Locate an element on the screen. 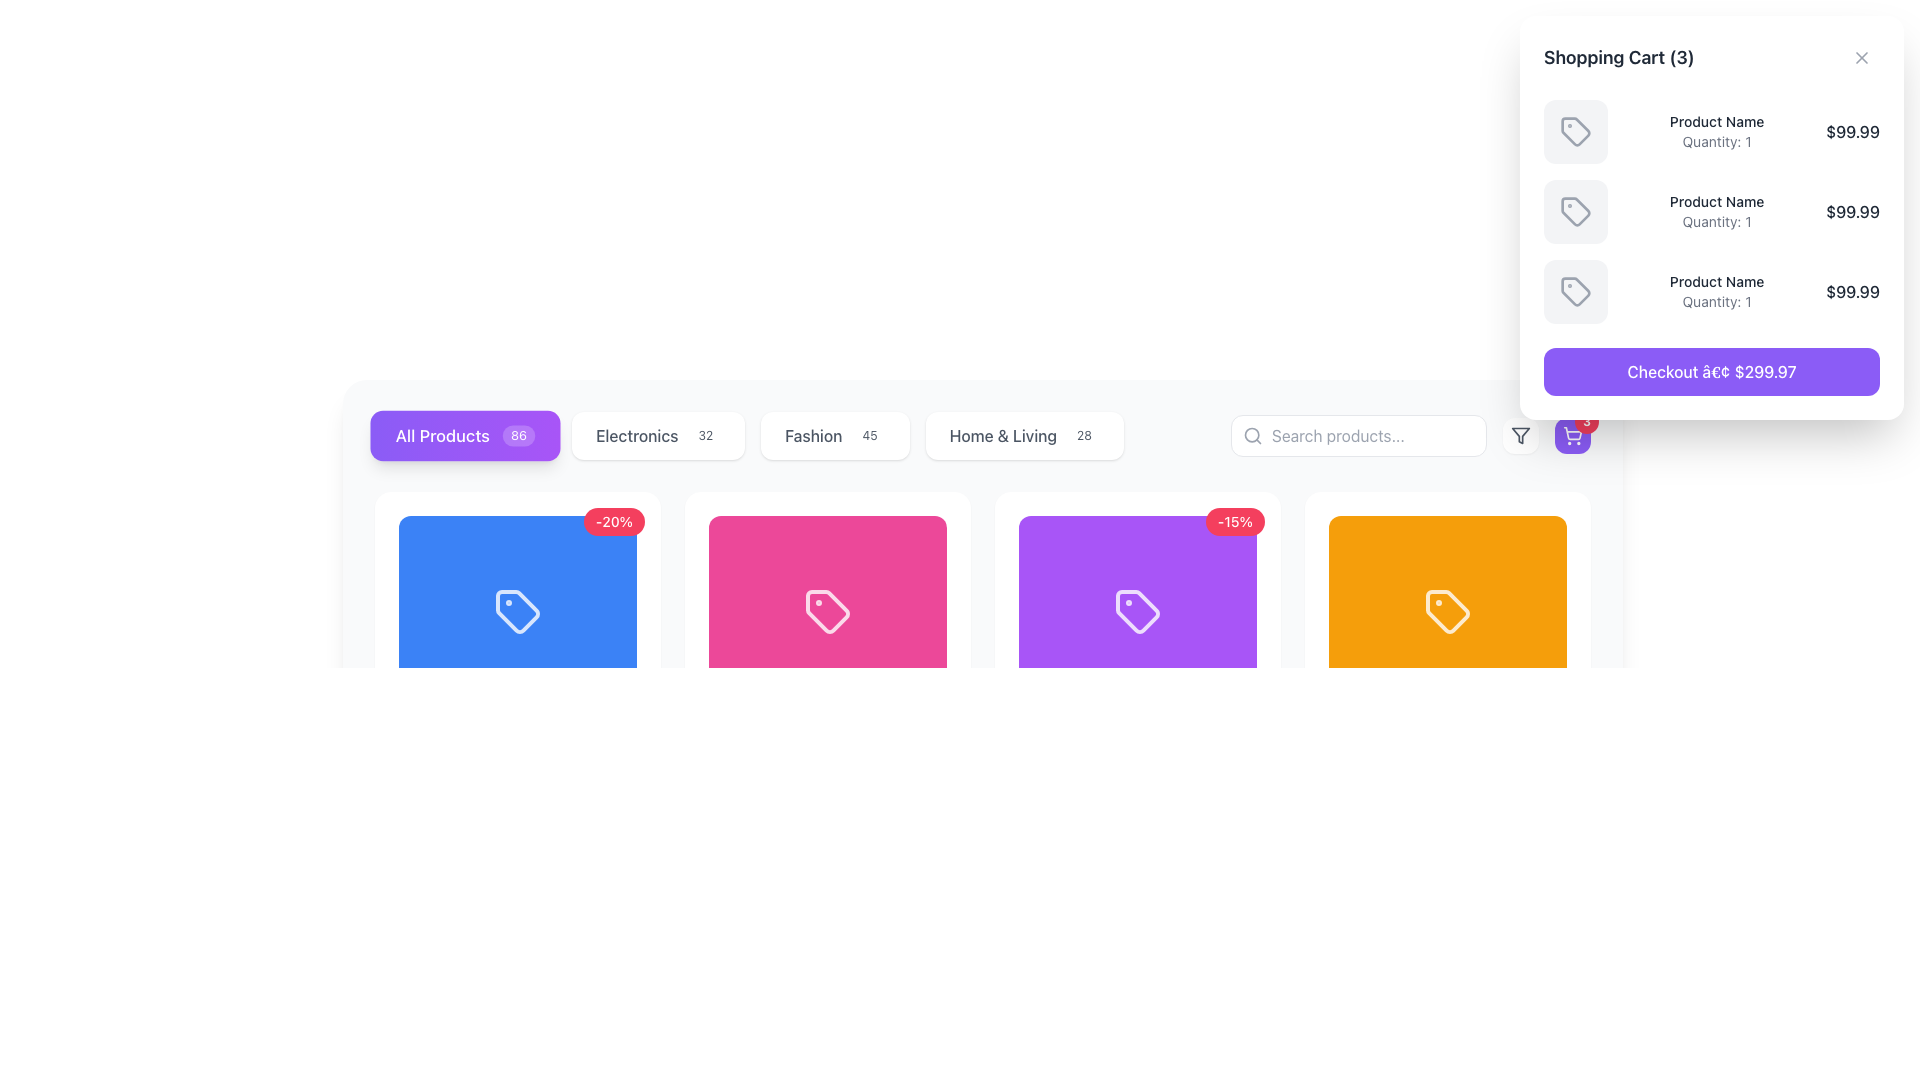  the Visual Panel representing the product category 'Ceramic Vase Set' with a vibrant color and icon, located in the fourth position of the horizontal row of colored panels is located at coordinates (1448, 611).